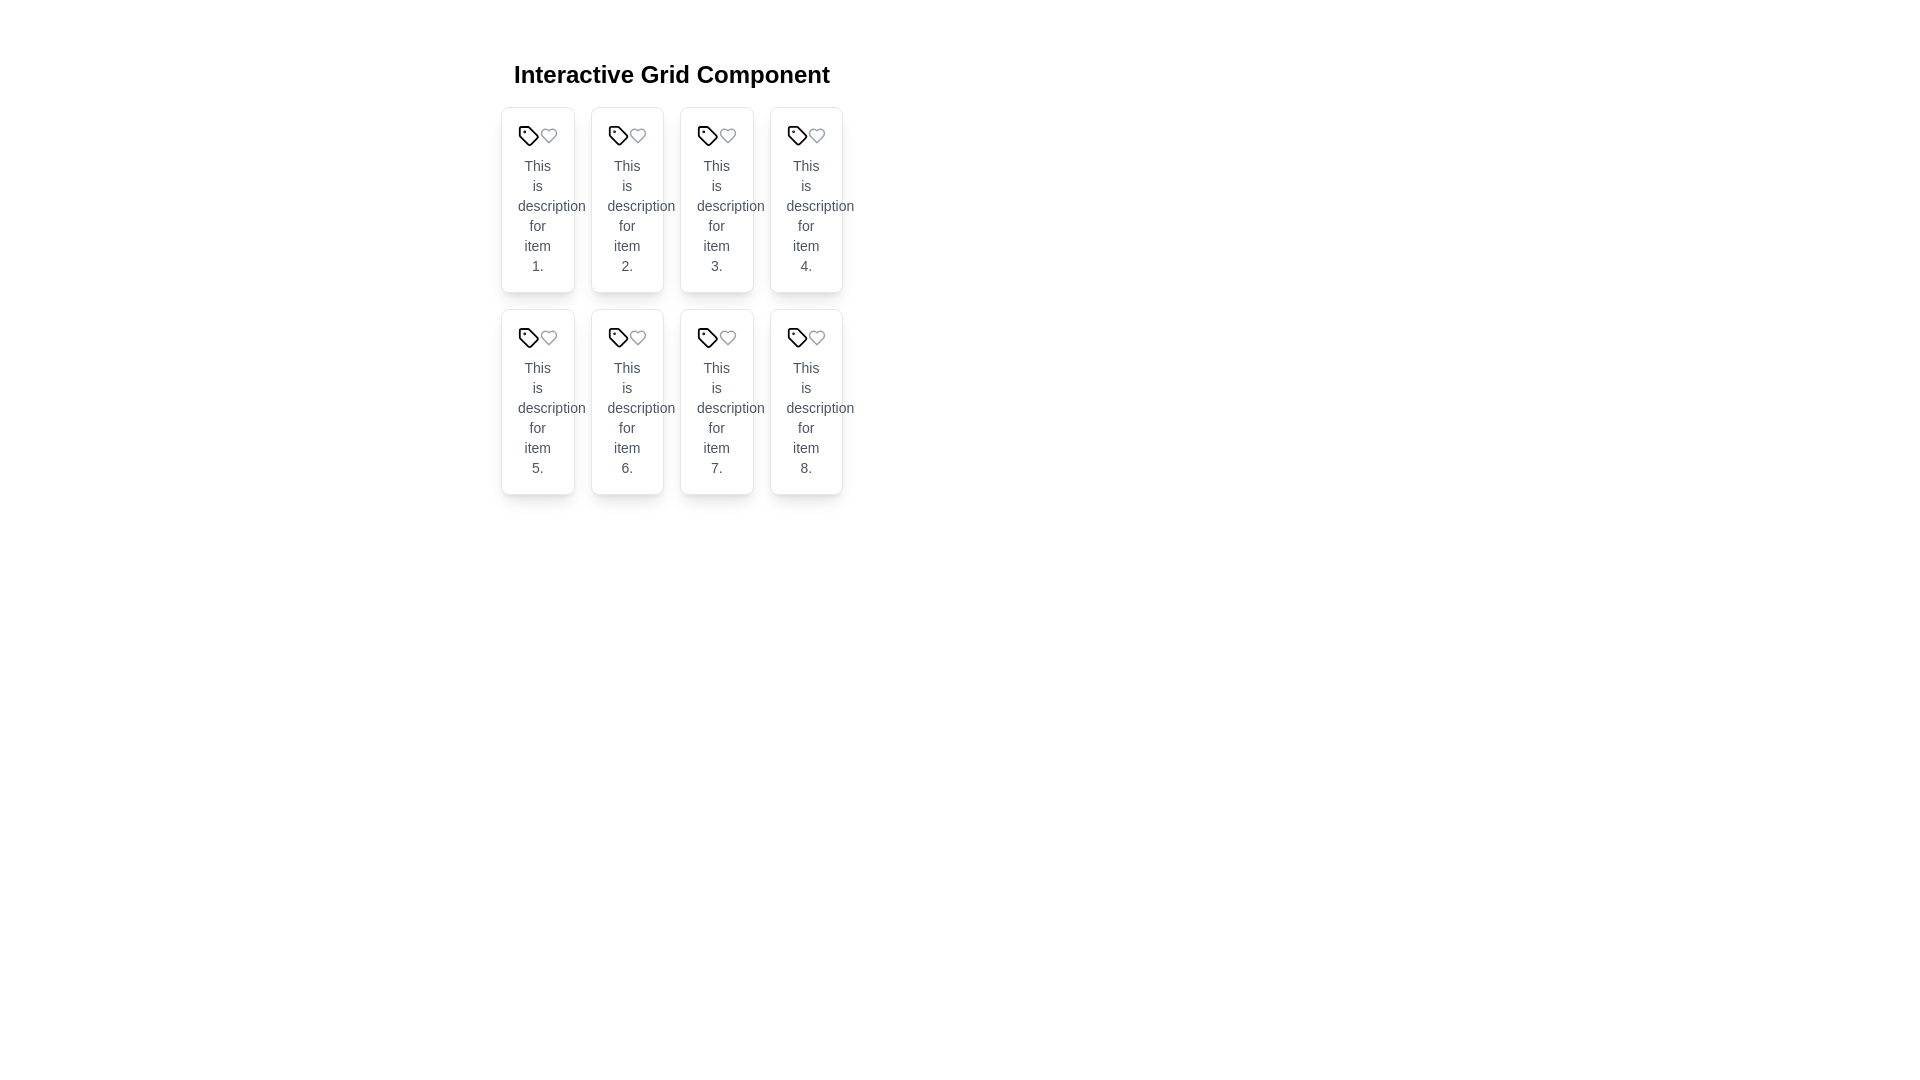  I want to click on the heart icon located at the top-right section of the grid item labeled 'Tile 1', so click(548, 135).